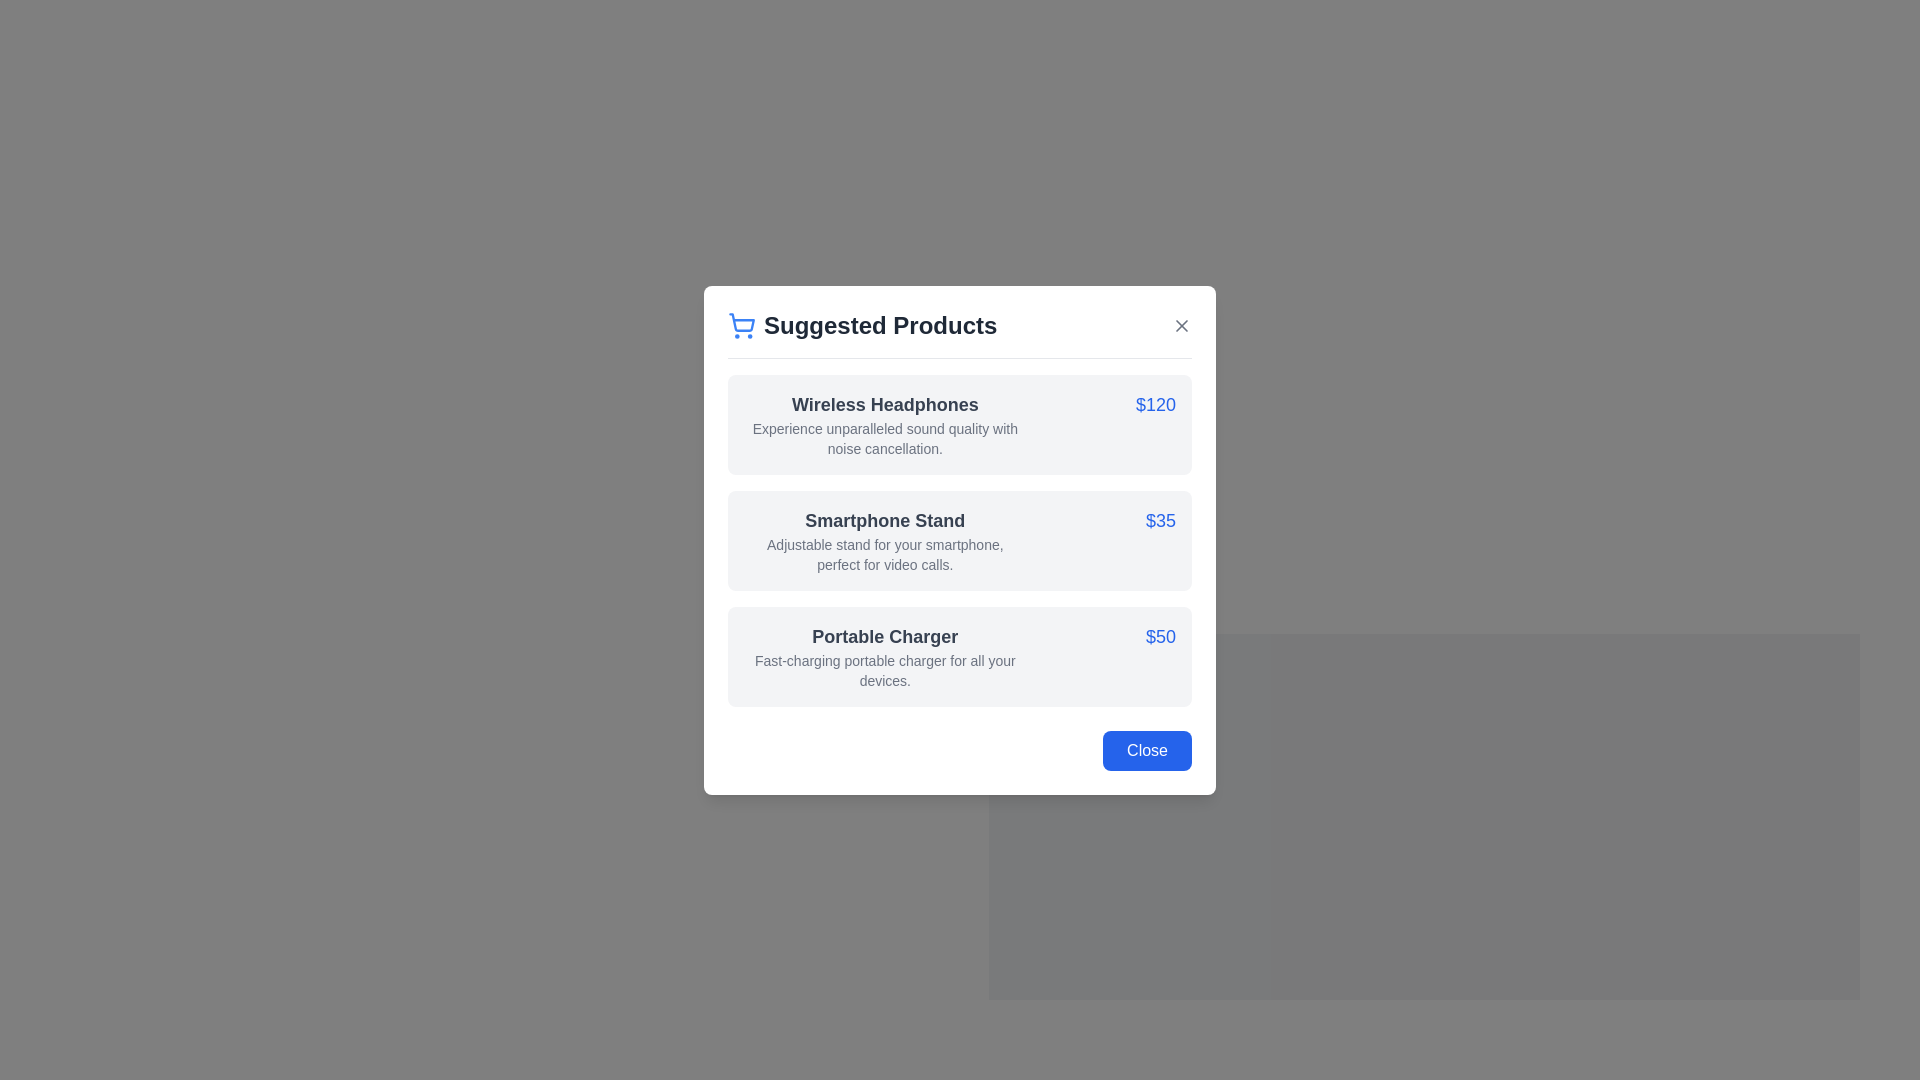 The image size is (1920, 1080). I want to click on the static text element that provides details about the sound quality and noise-cancellation capabilities of the 'Wireless Headphones' product, located below the main title and above the product price in the 'Suggested Products' modal, so click(884, 437).